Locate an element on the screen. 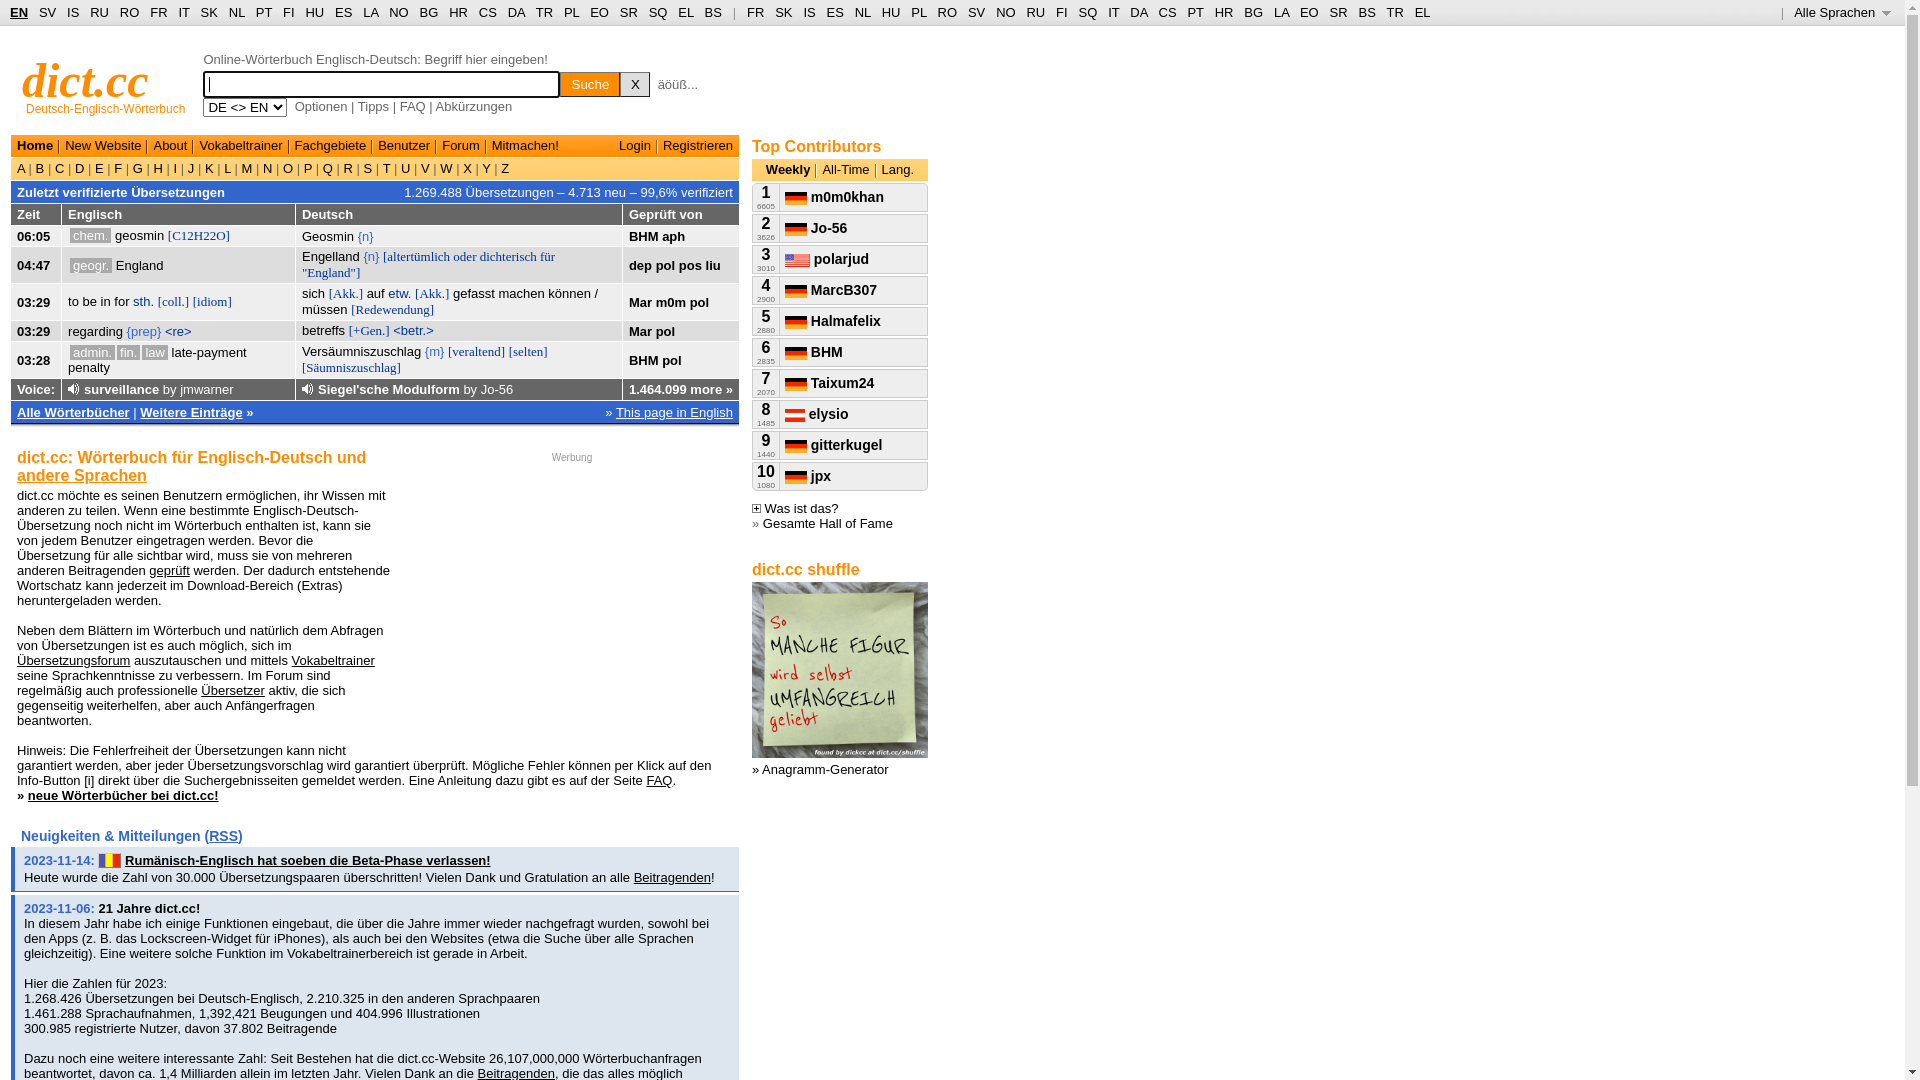 This screenshot has width=1920, height=1080. 'All-Time' is located at coordinates (845, 168).